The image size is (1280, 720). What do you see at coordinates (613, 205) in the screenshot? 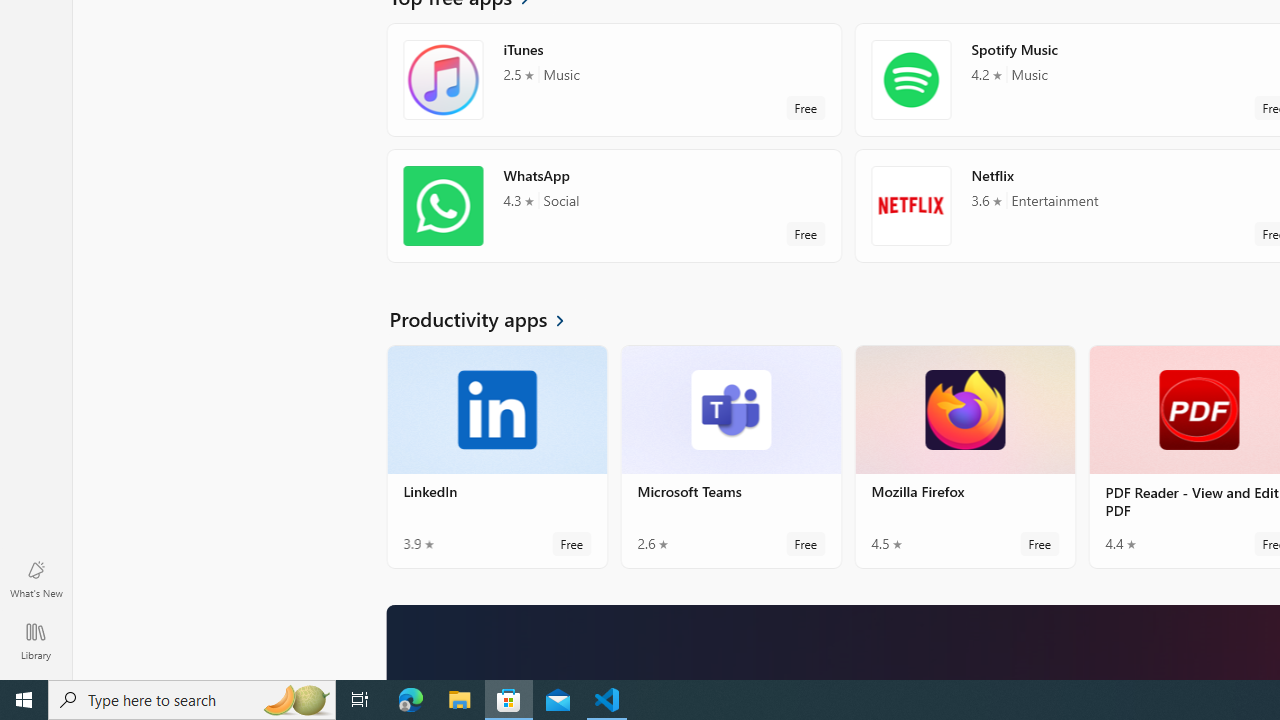
I see `'WhatsApp. Average rating of 4.3 out of five stars. Free  '` at bounding box center [613, 205].